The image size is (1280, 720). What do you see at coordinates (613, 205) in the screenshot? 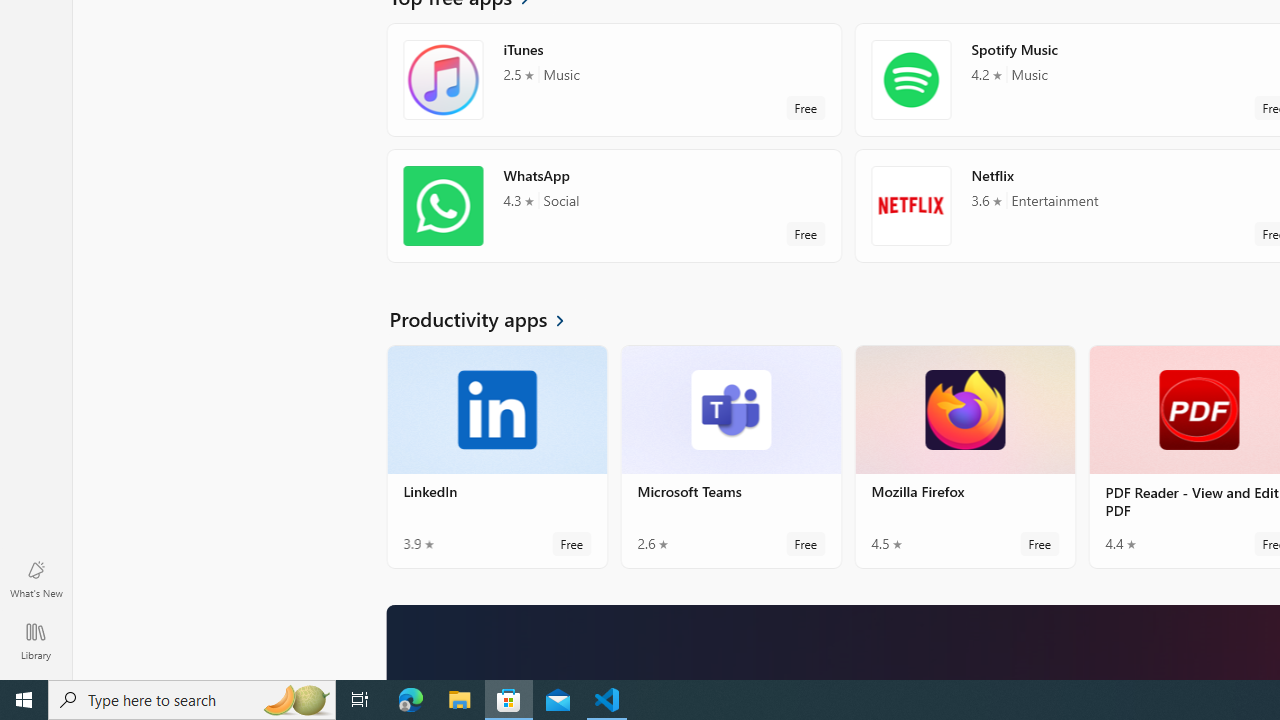
I see `'WhatsApp. Average rating of 4.3 out of five stars. Free  '` at bounding box center [613, 205].